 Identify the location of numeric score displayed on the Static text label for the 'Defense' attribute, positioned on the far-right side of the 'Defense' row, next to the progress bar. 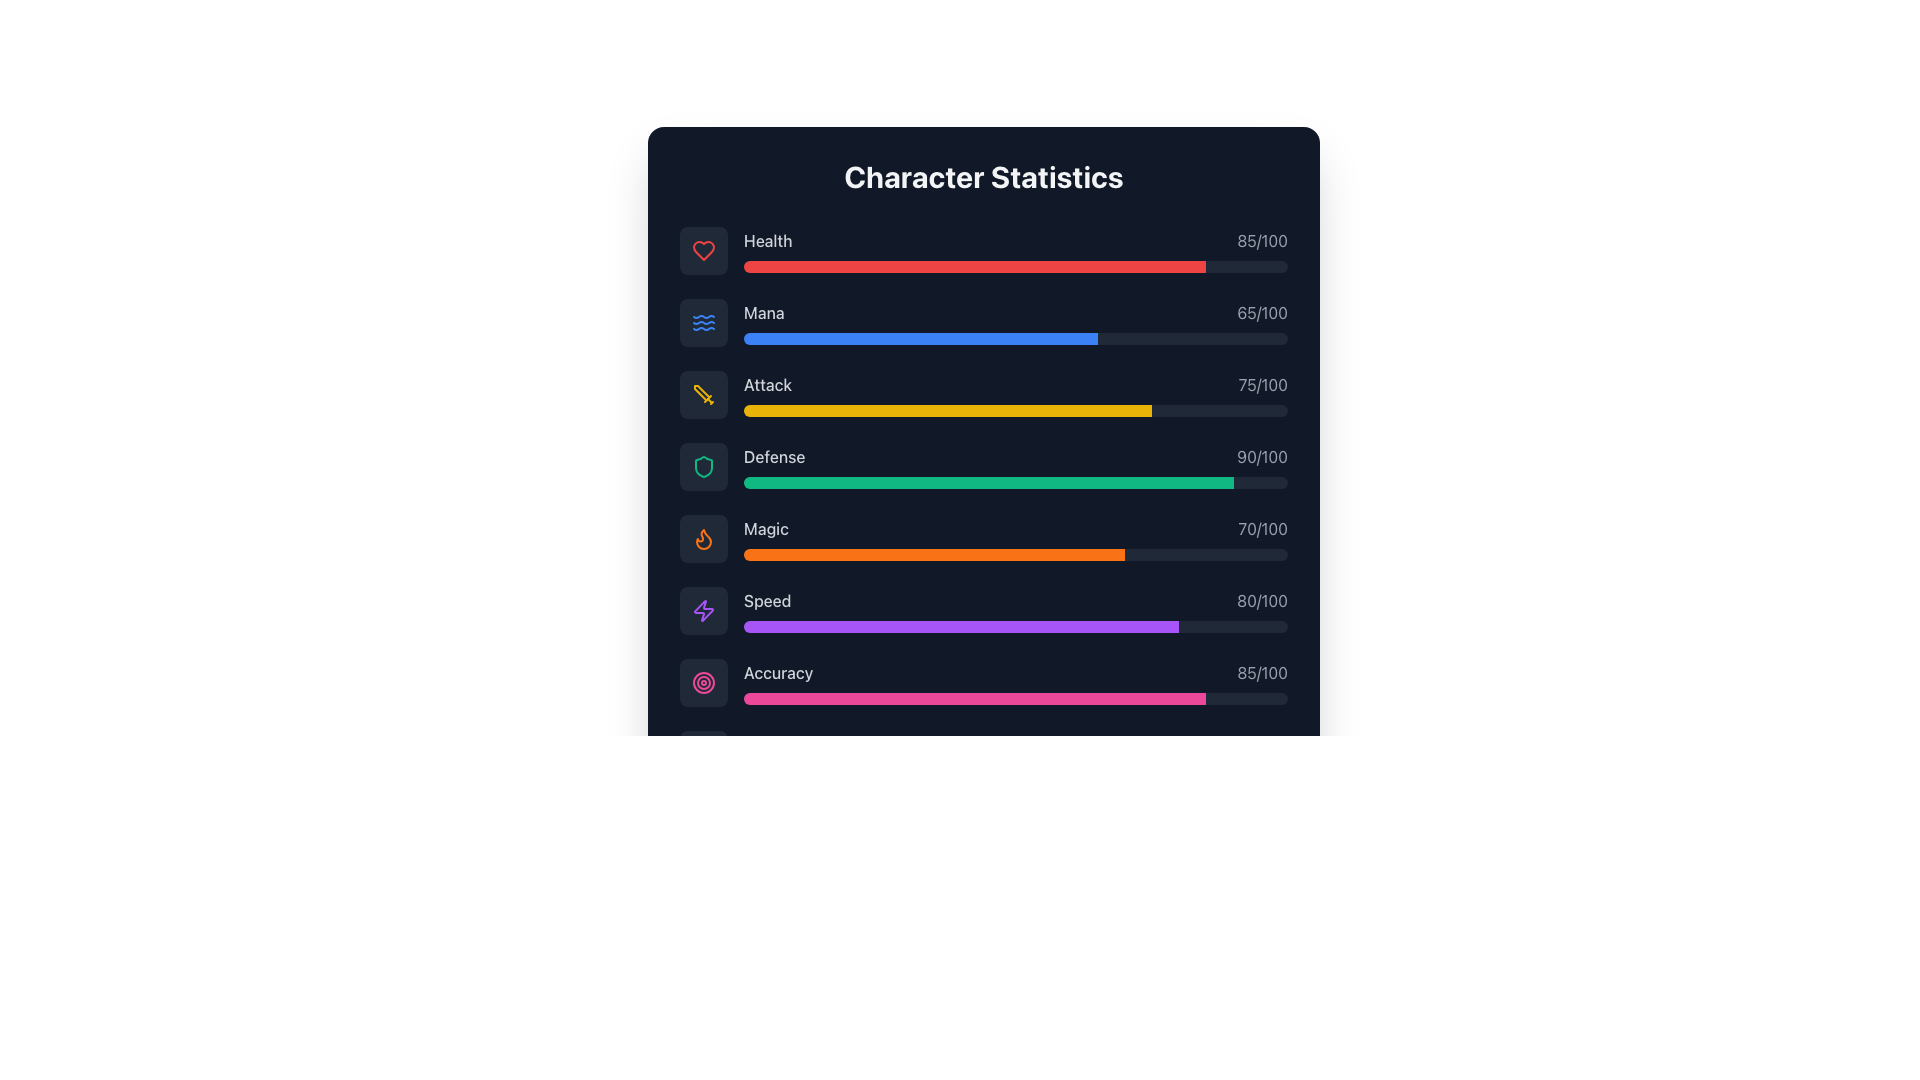
(1261, 456).